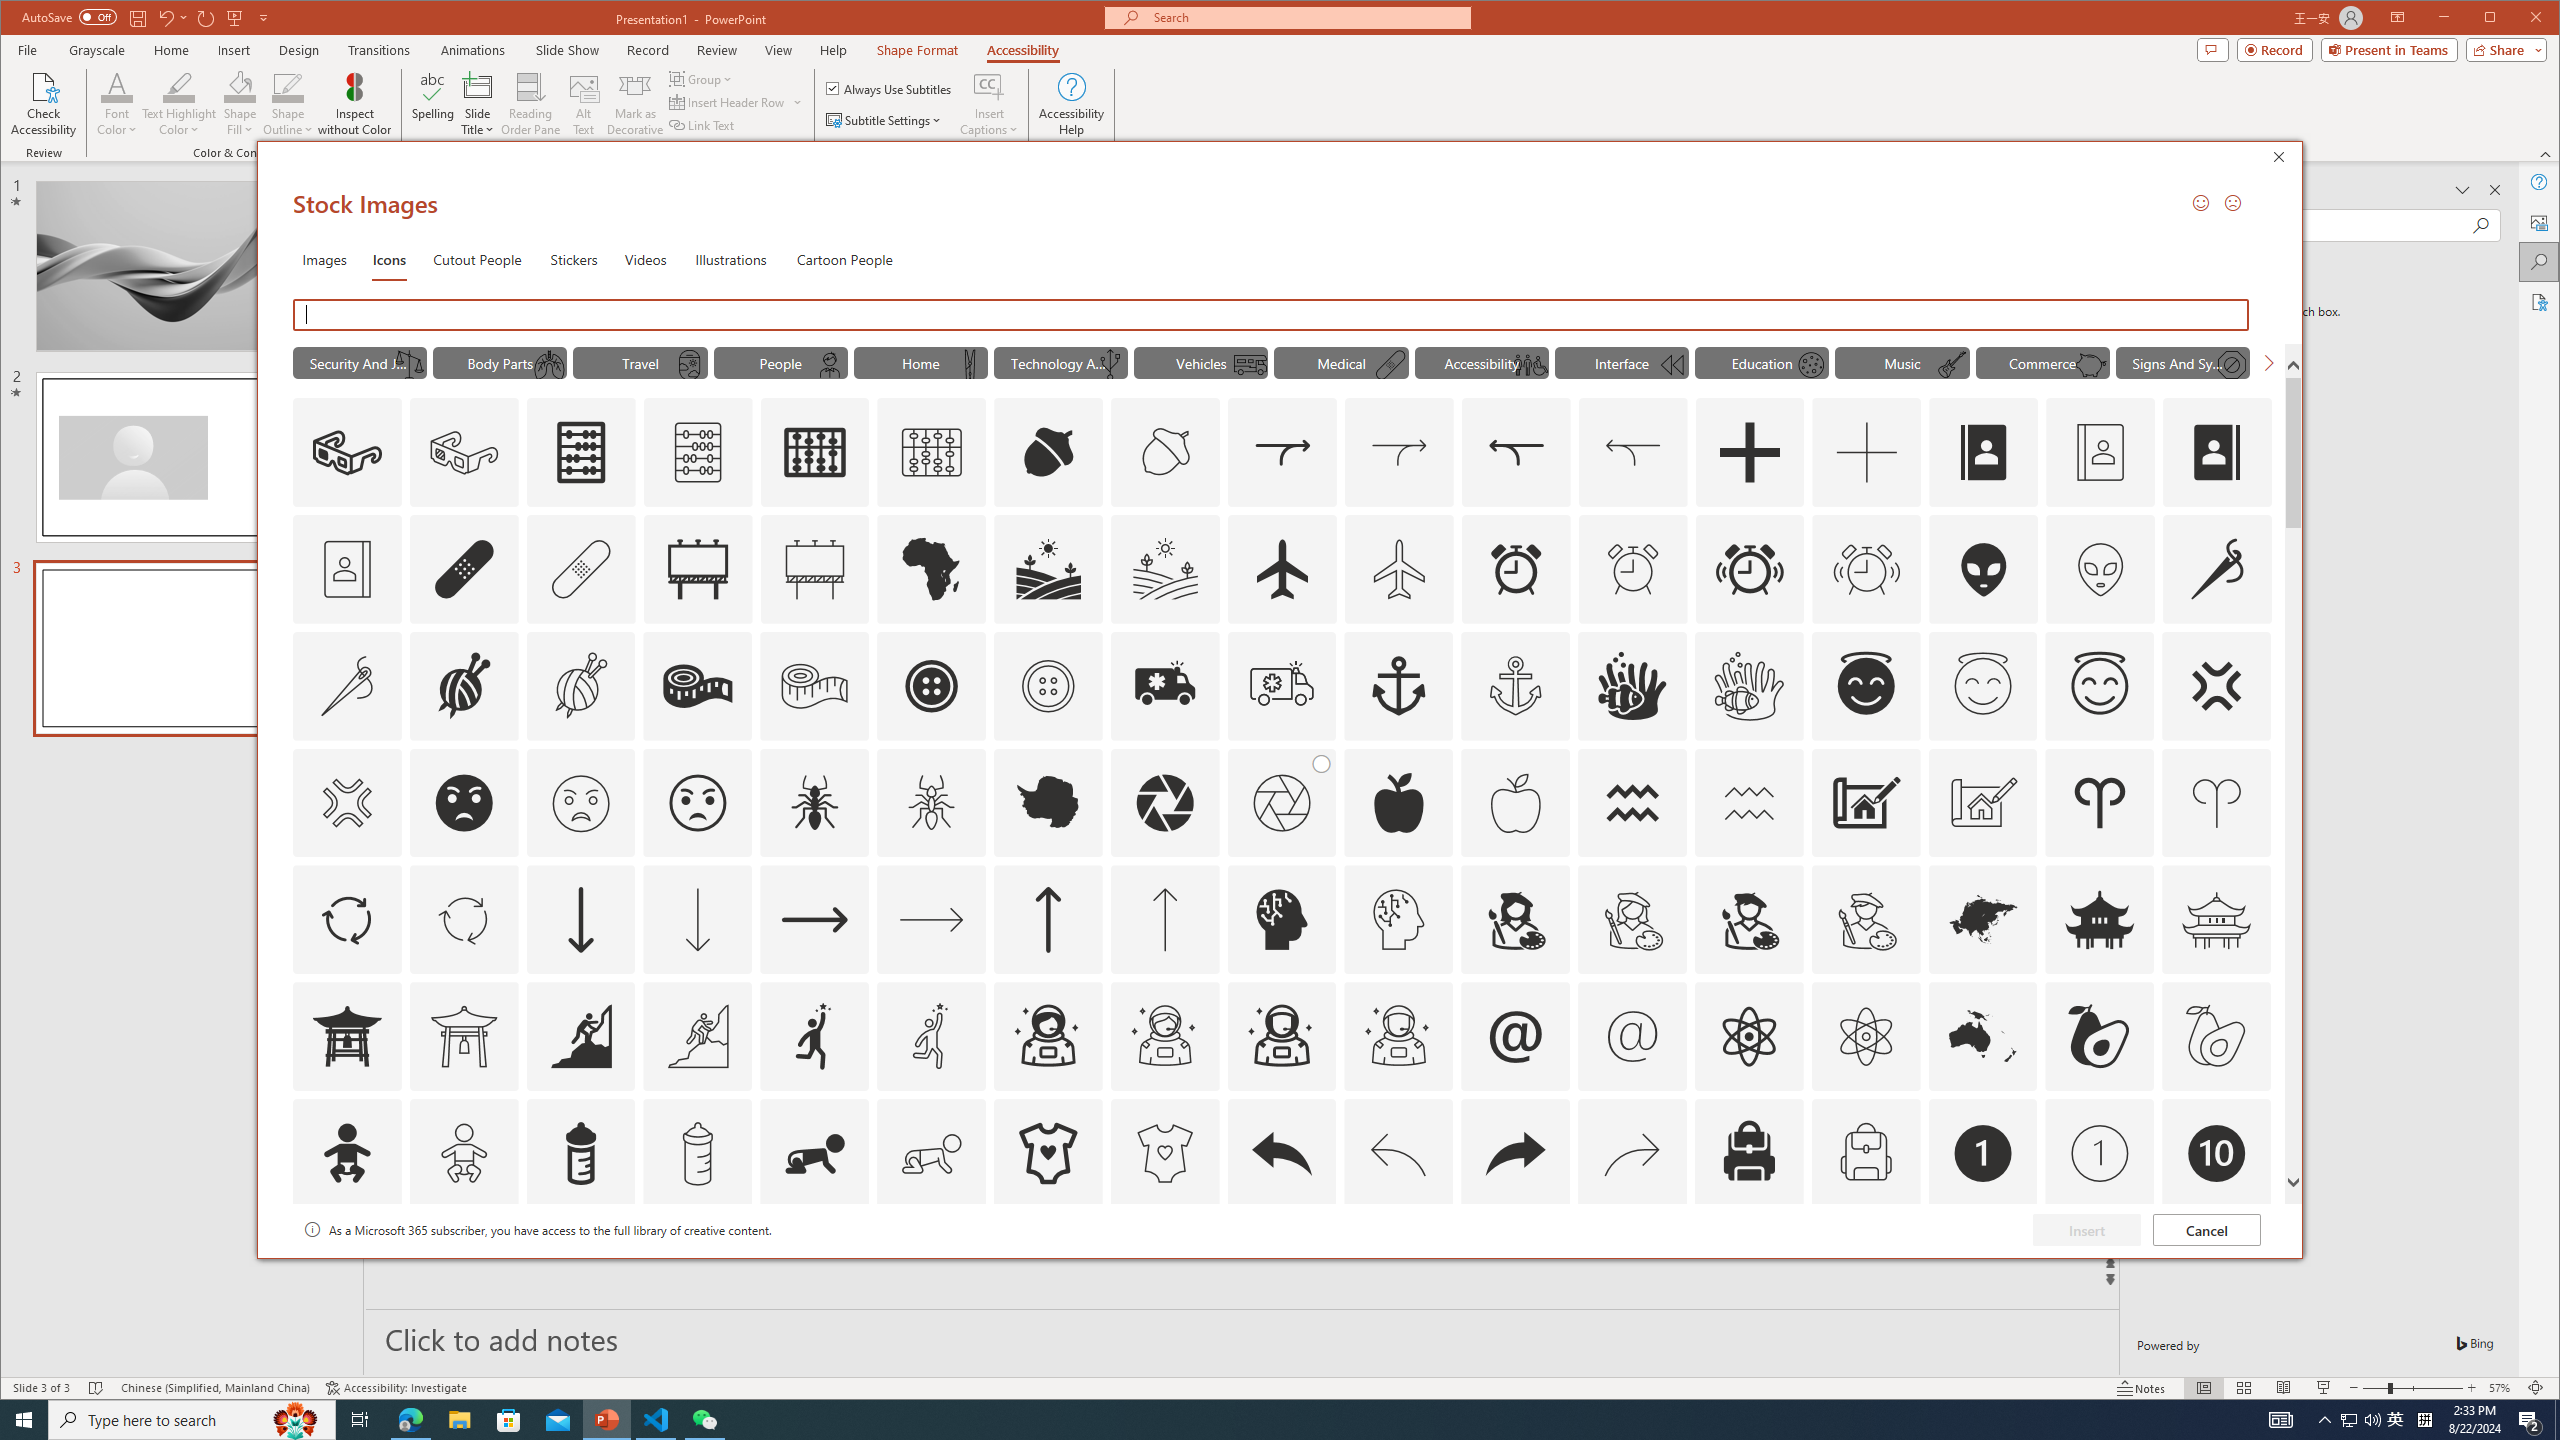  Describe the element at coordinates (1984, 919) in the screenshot. I see `'AutomationID: Icons_Asia'` at that location.